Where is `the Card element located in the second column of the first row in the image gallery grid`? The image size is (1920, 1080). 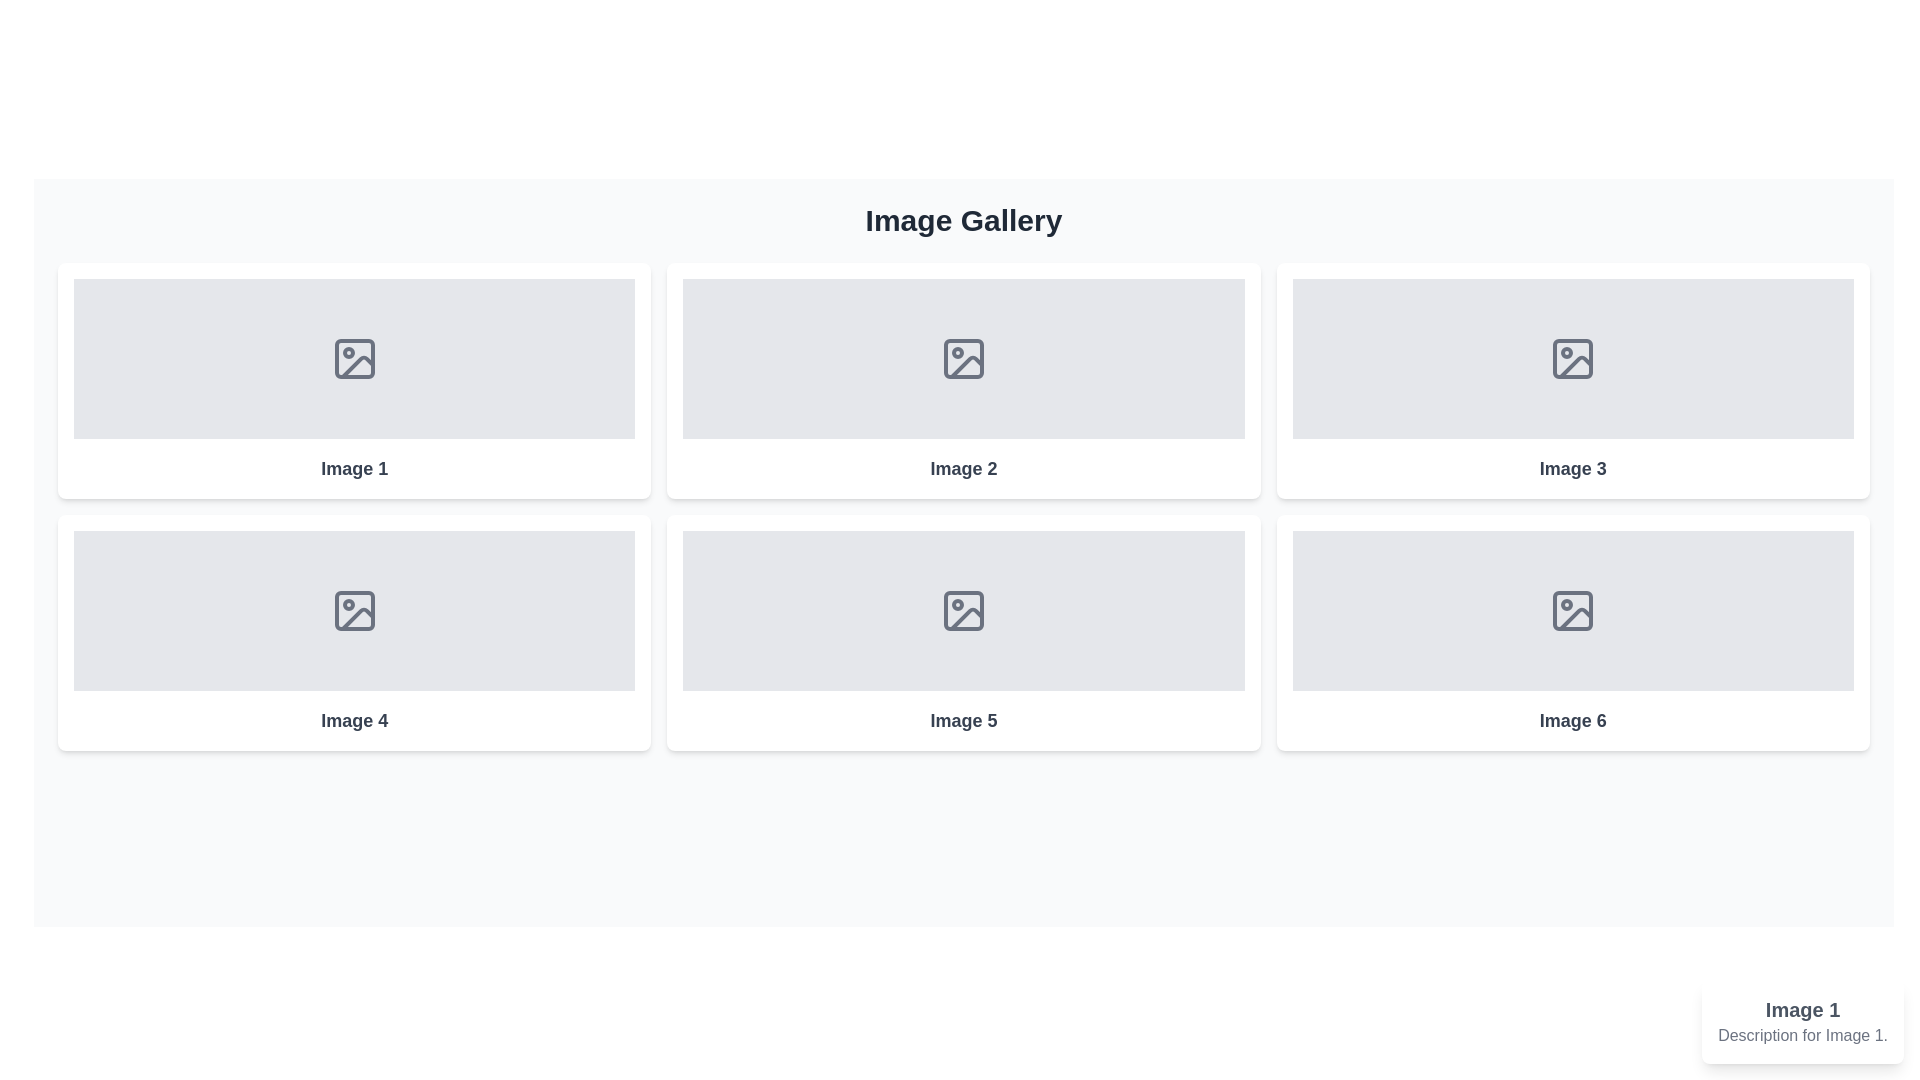
the Card element located in the second column of the first row in the image gallery grid is located at coordinates (964, 381).